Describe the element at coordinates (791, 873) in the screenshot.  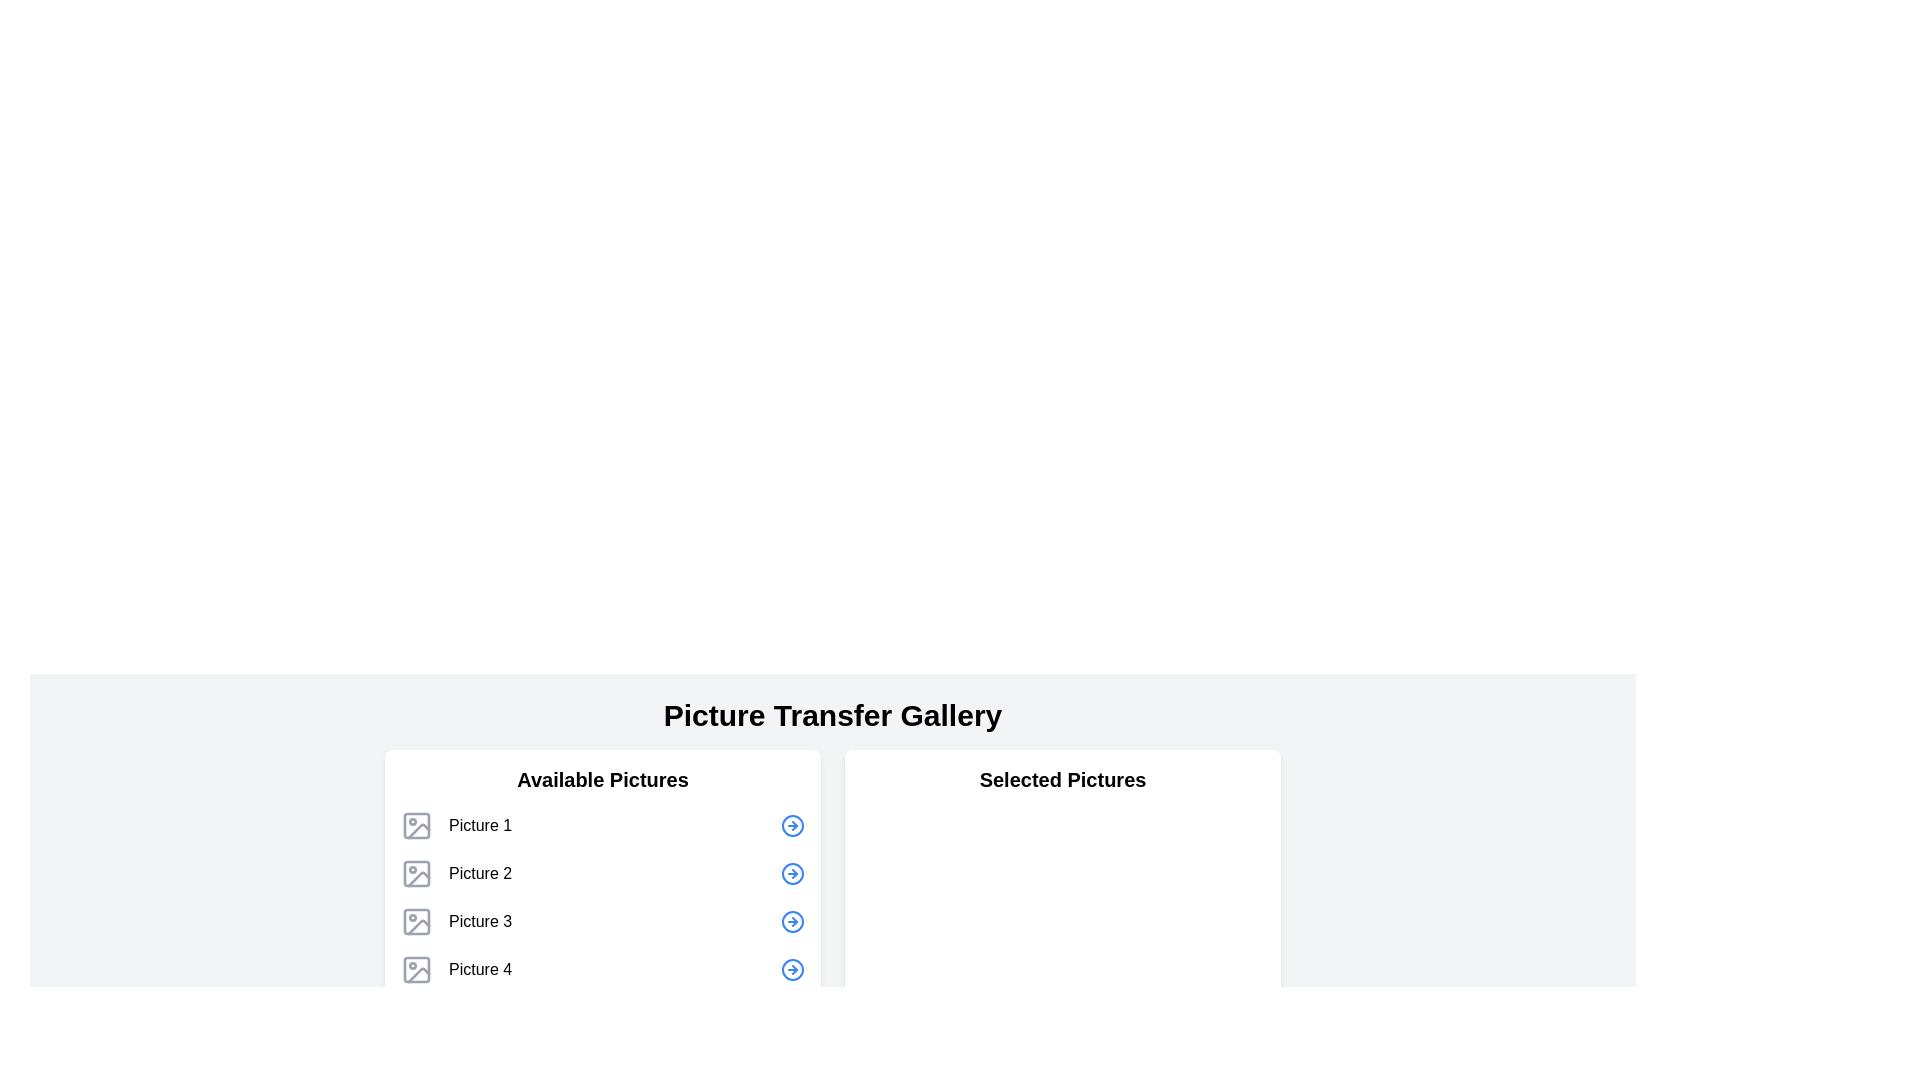
I see `the second circular arrow icon button that is used to transfer 'Picture 2' in the 'Available Pictures' list` at that location.